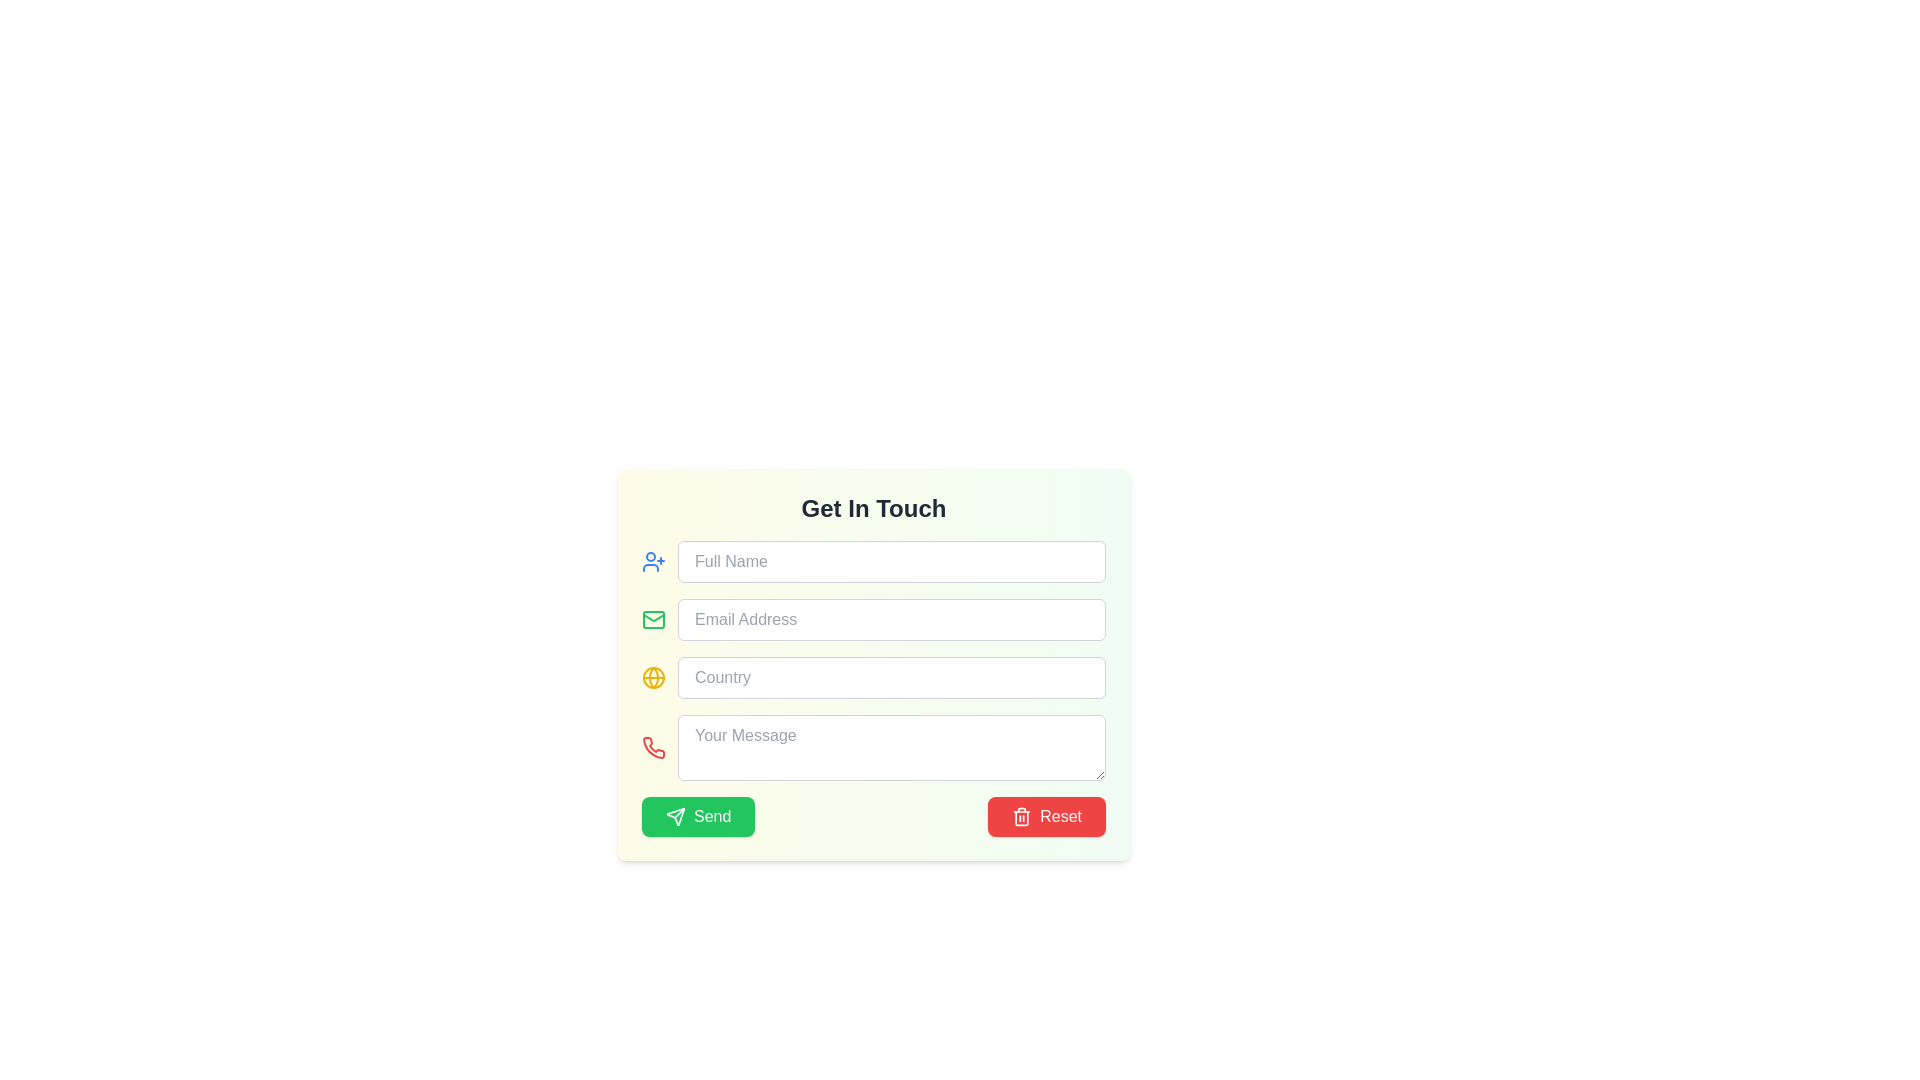 The image size is (1920, 1080). I want to click on the submit button located at the bottom left of the 'Get In Touch' form section, so click(698, 817).